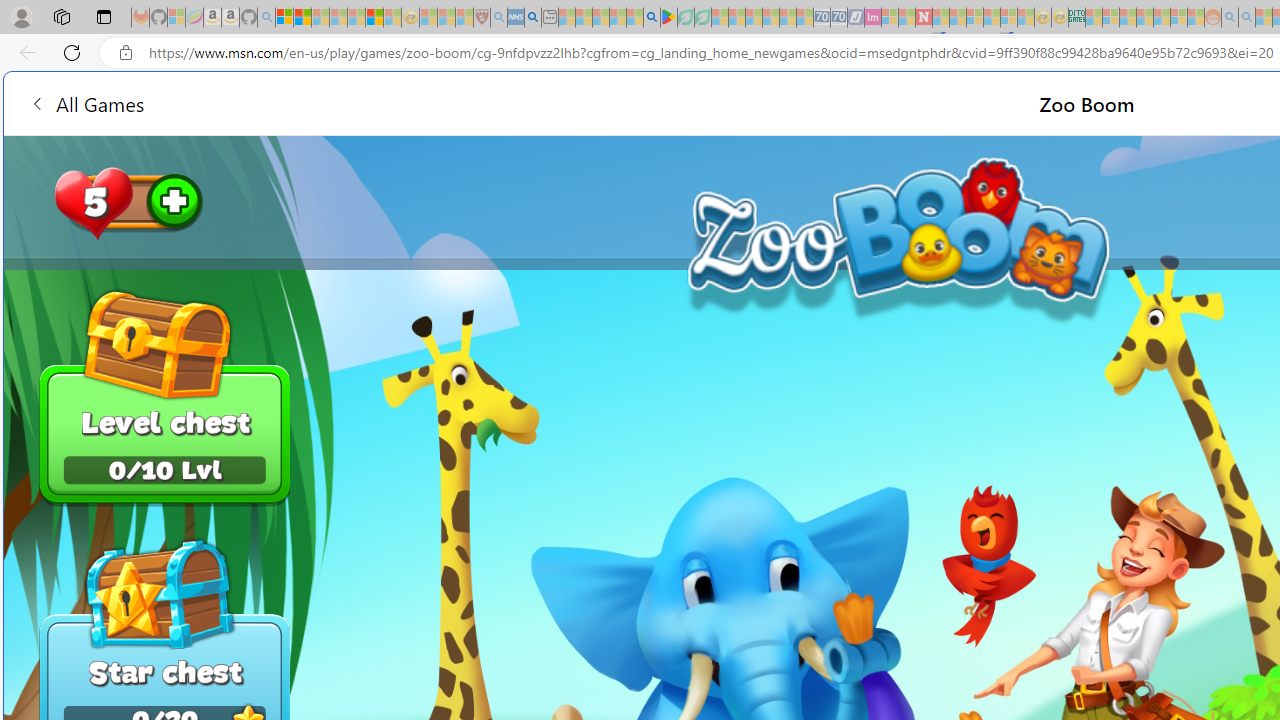 This screenshot has width=1280, height=720. Describe the element at coordinates (320, 17) in the screenshot. I see `'The Weather Channel - MSN - Sleeping'` at that location.